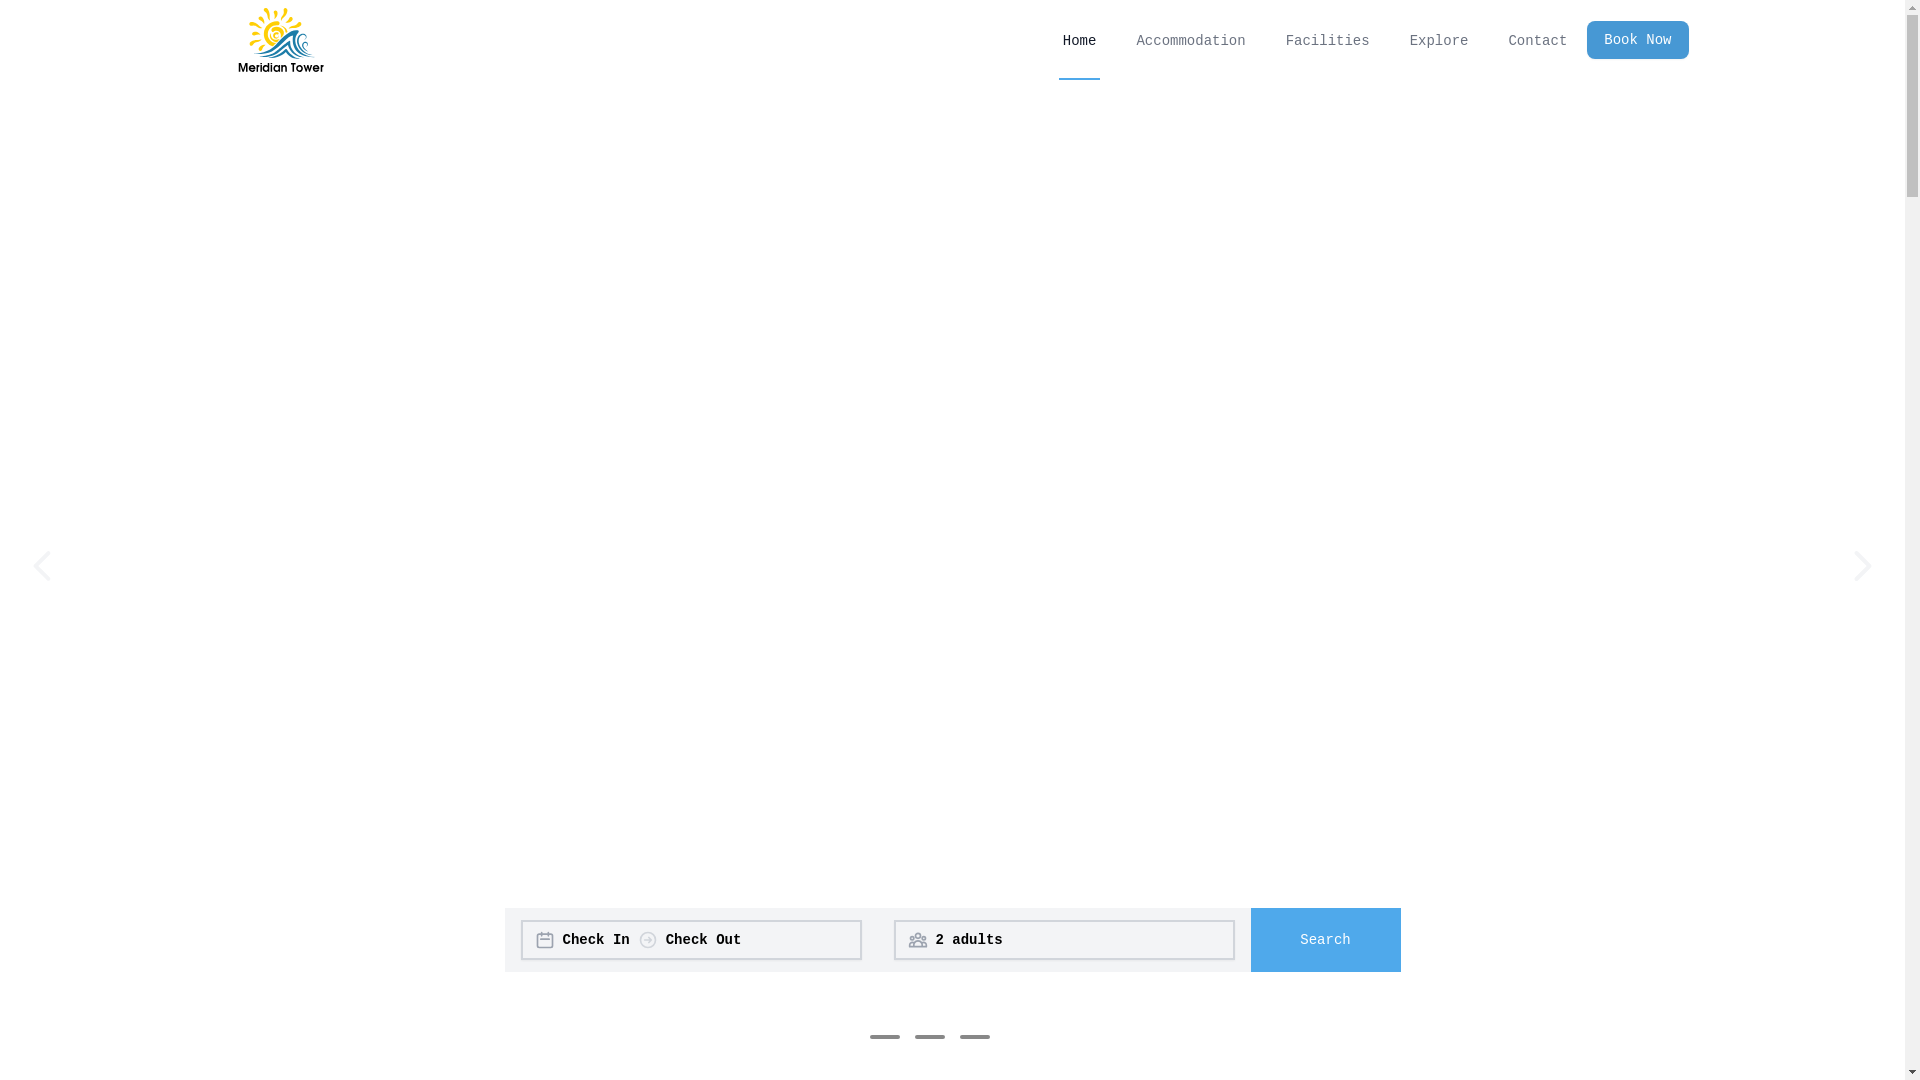 The width and height of the screenshot is (1920, 1080). Describe the element at coordinates (1405, 39) in the screenshot. I see `'Explore'` at that location.